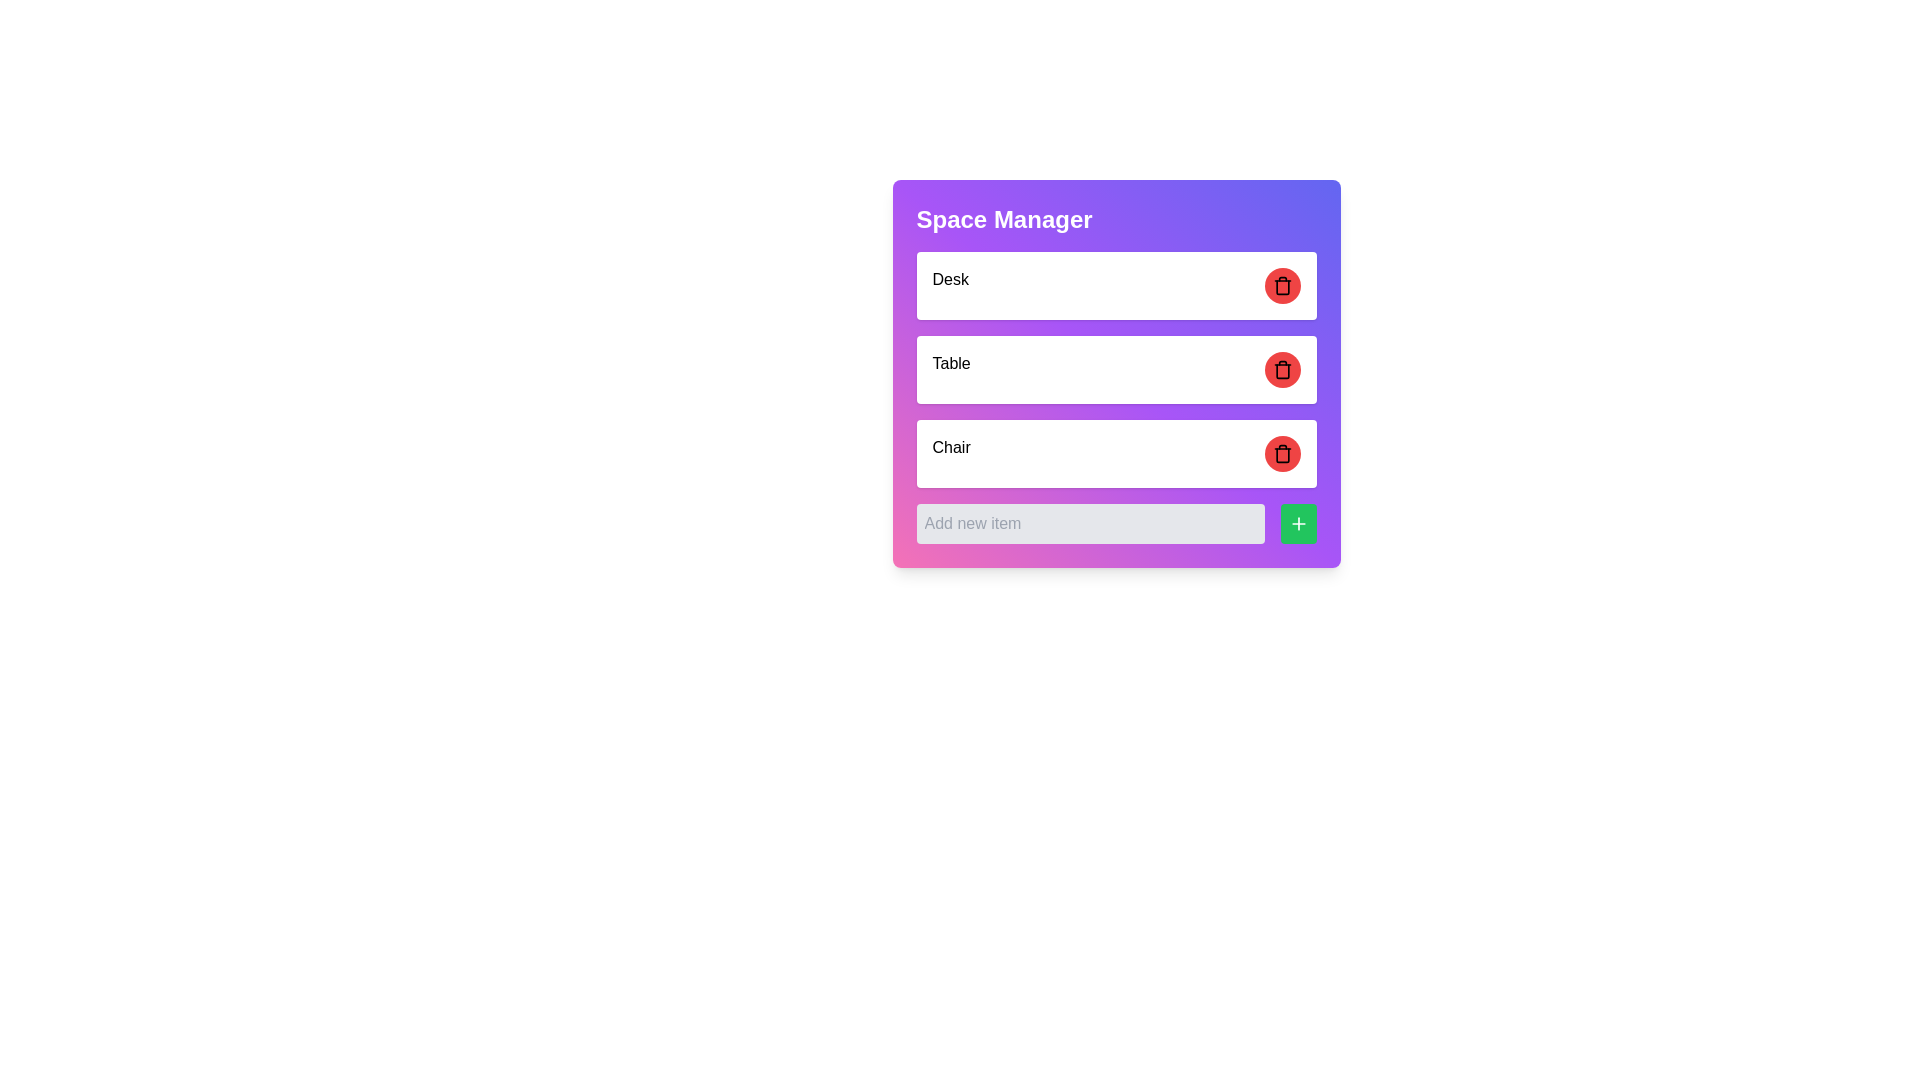 The image size is (1920, 1080). I want to click on the circular red button with a trash bin icon located to the right of the 'Desk' text in the 'Space Manager' section to observe the hover effect, so click(1282, 285).